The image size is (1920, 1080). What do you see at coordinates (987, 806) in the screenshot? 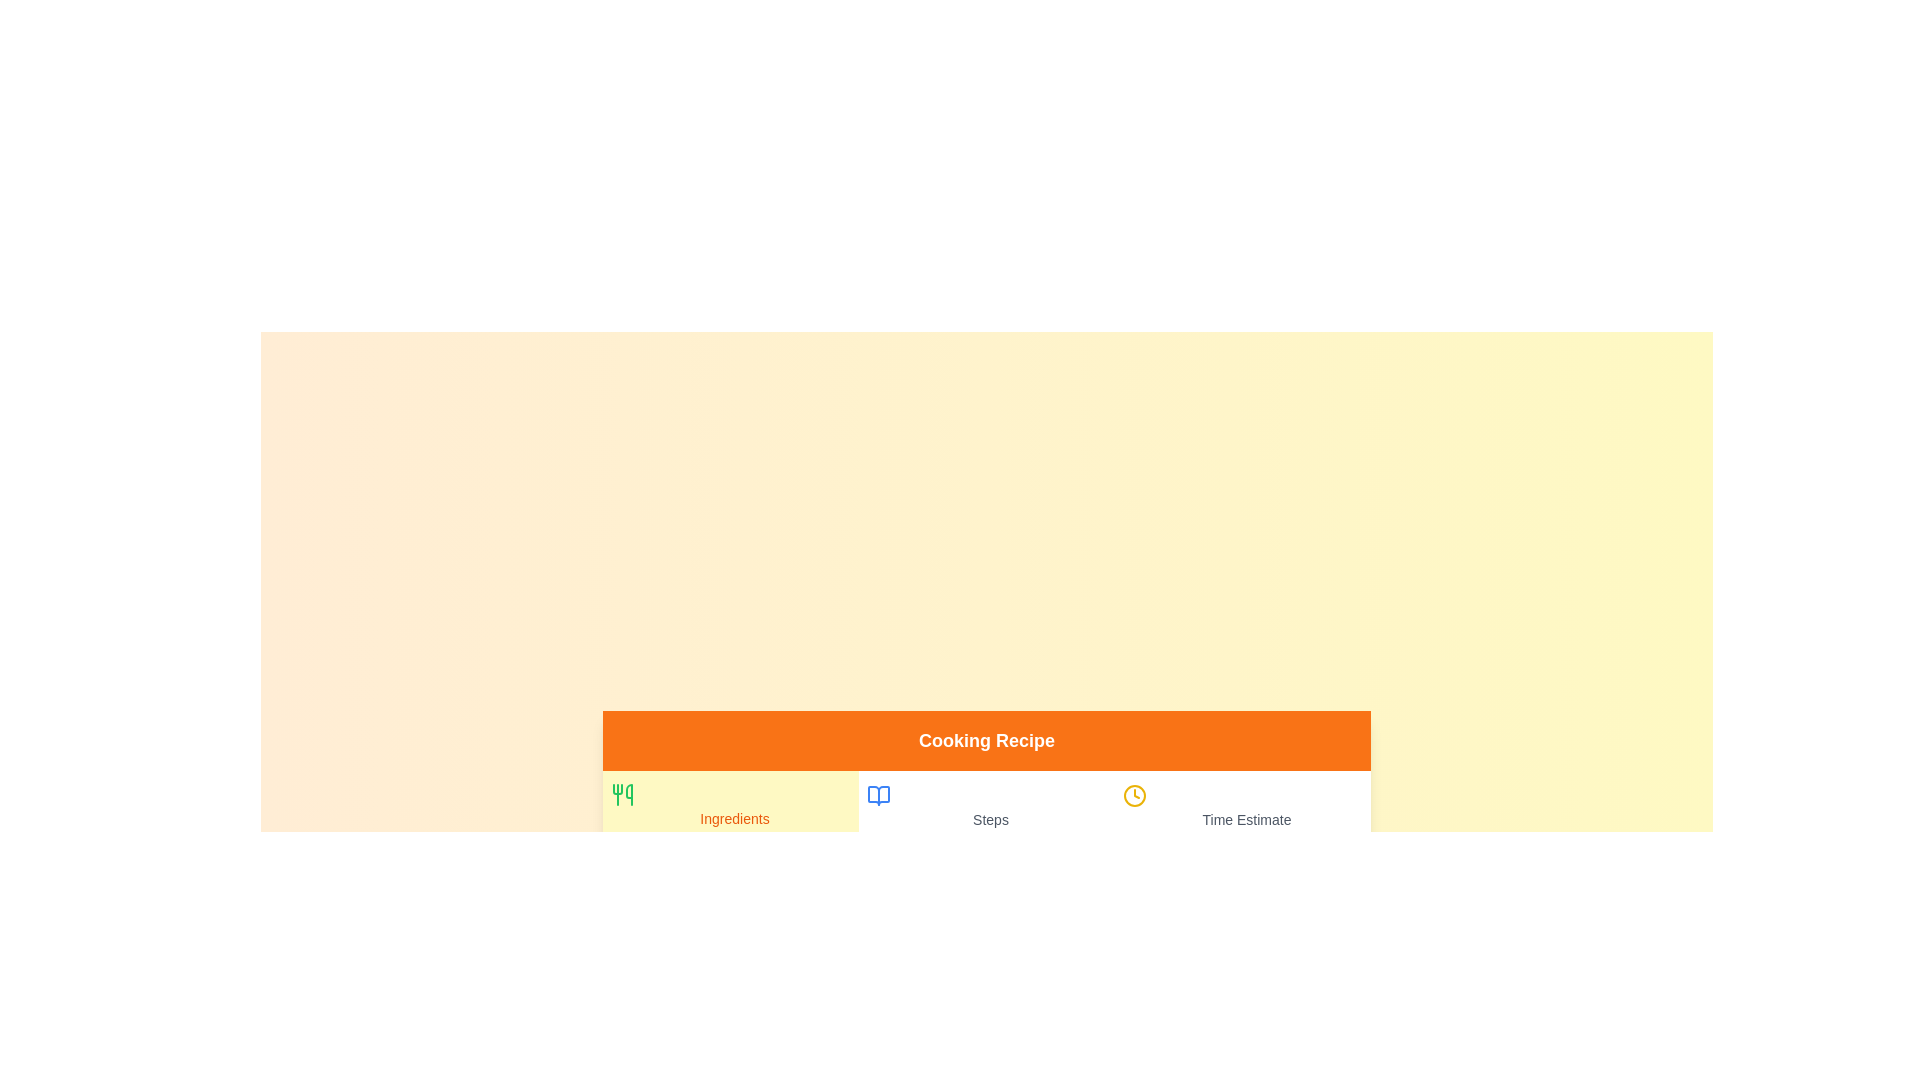
I see `the tab labeled Steps to switch to the corresponding section` at bounding box center [987, 806].